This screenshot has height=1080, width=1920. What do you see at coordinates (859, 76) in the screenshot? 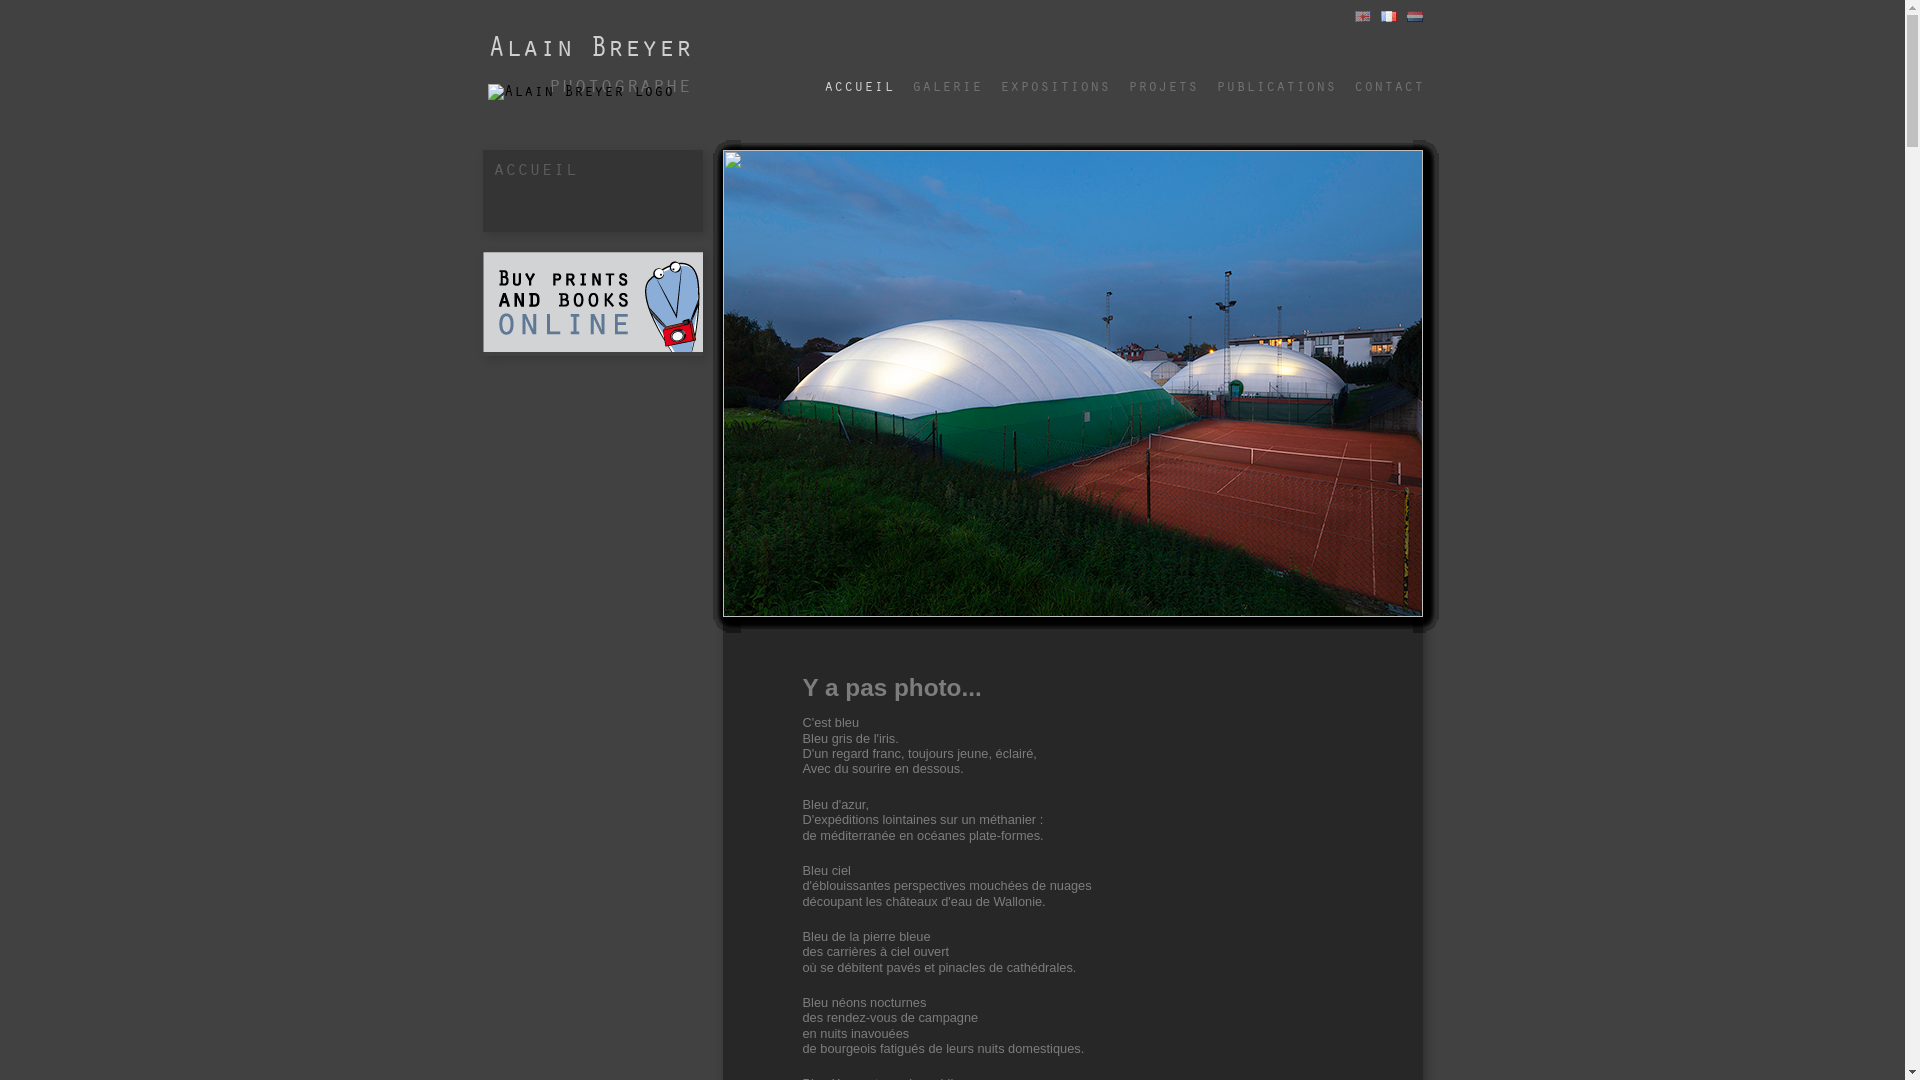
I see `'accueil'` at bounding box center [859, 76].